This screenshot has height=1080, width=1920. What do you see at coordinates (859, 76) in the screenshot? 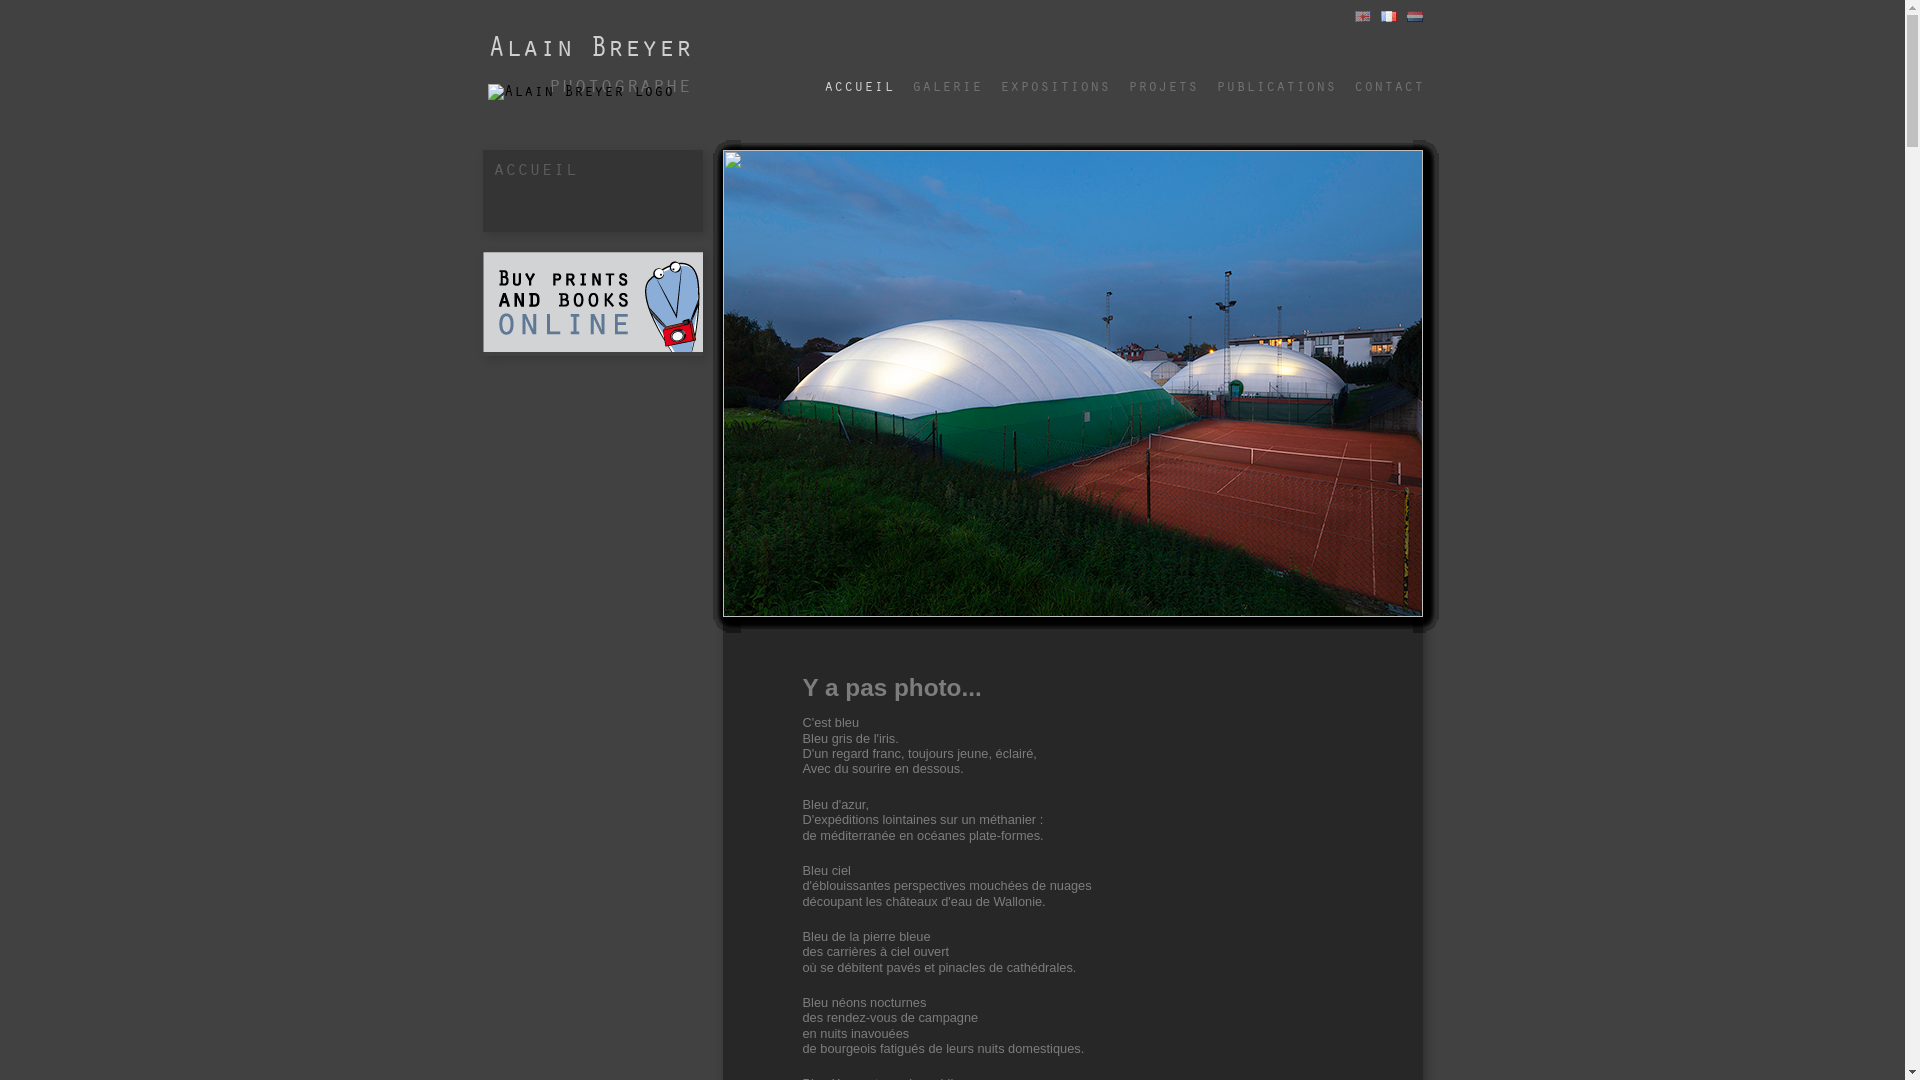
I see `'accueil'` at bounding box center [859, 76].